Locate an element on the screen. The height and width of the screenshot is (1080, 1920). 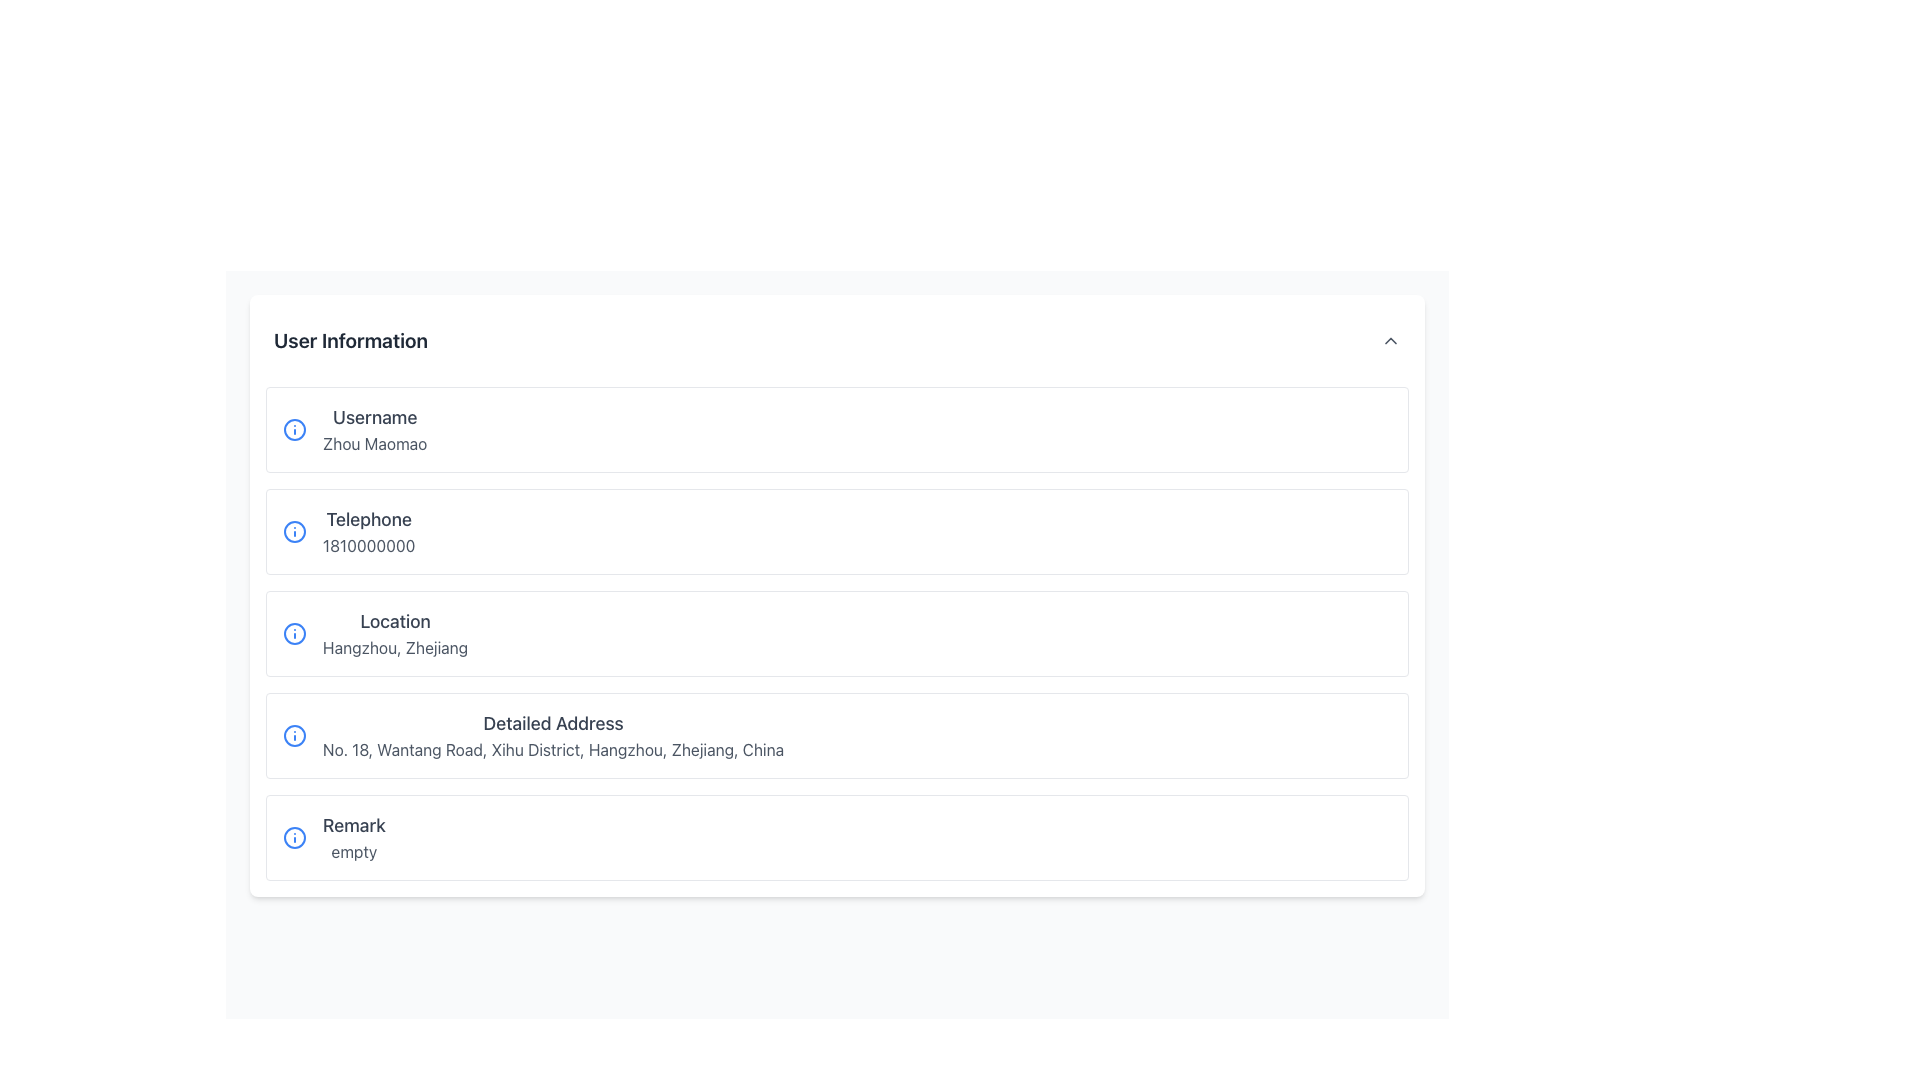
the 'Telephone' text display element that shows the number '1810000000' located in the 'User Information' section, positioned centrally in the left column is located at coordinates (369, 531).